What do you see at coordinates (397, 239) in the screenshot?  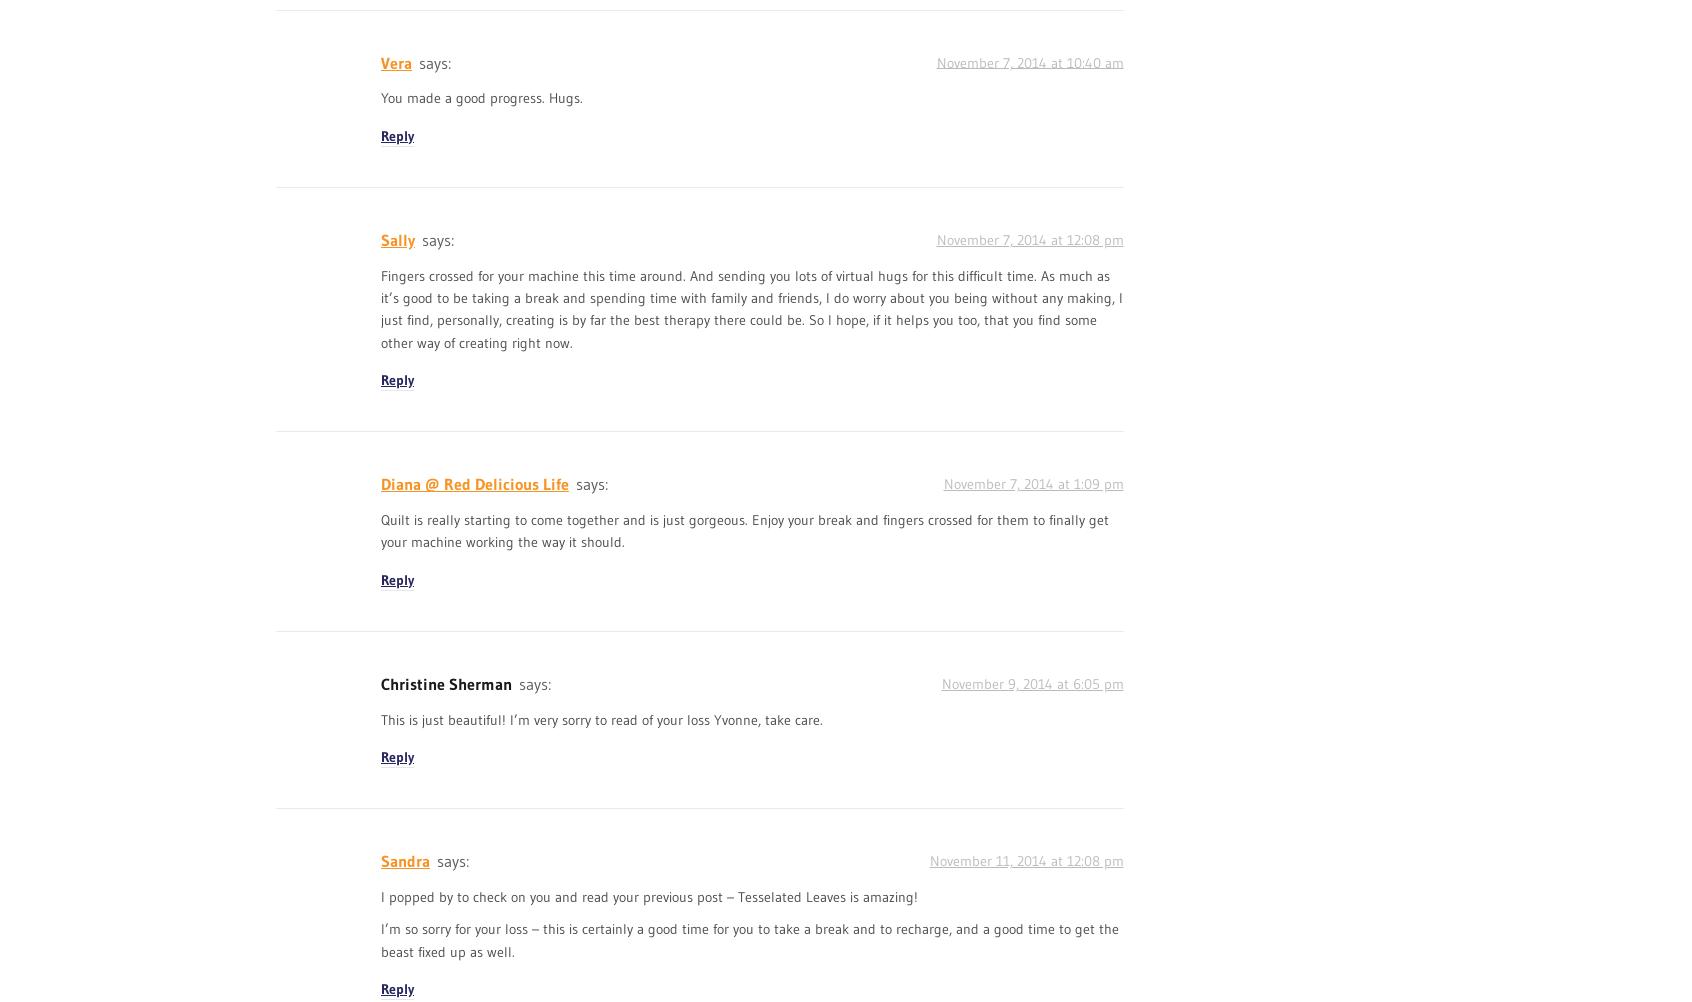 I see `'sally'` at bounding box center [397, 239].